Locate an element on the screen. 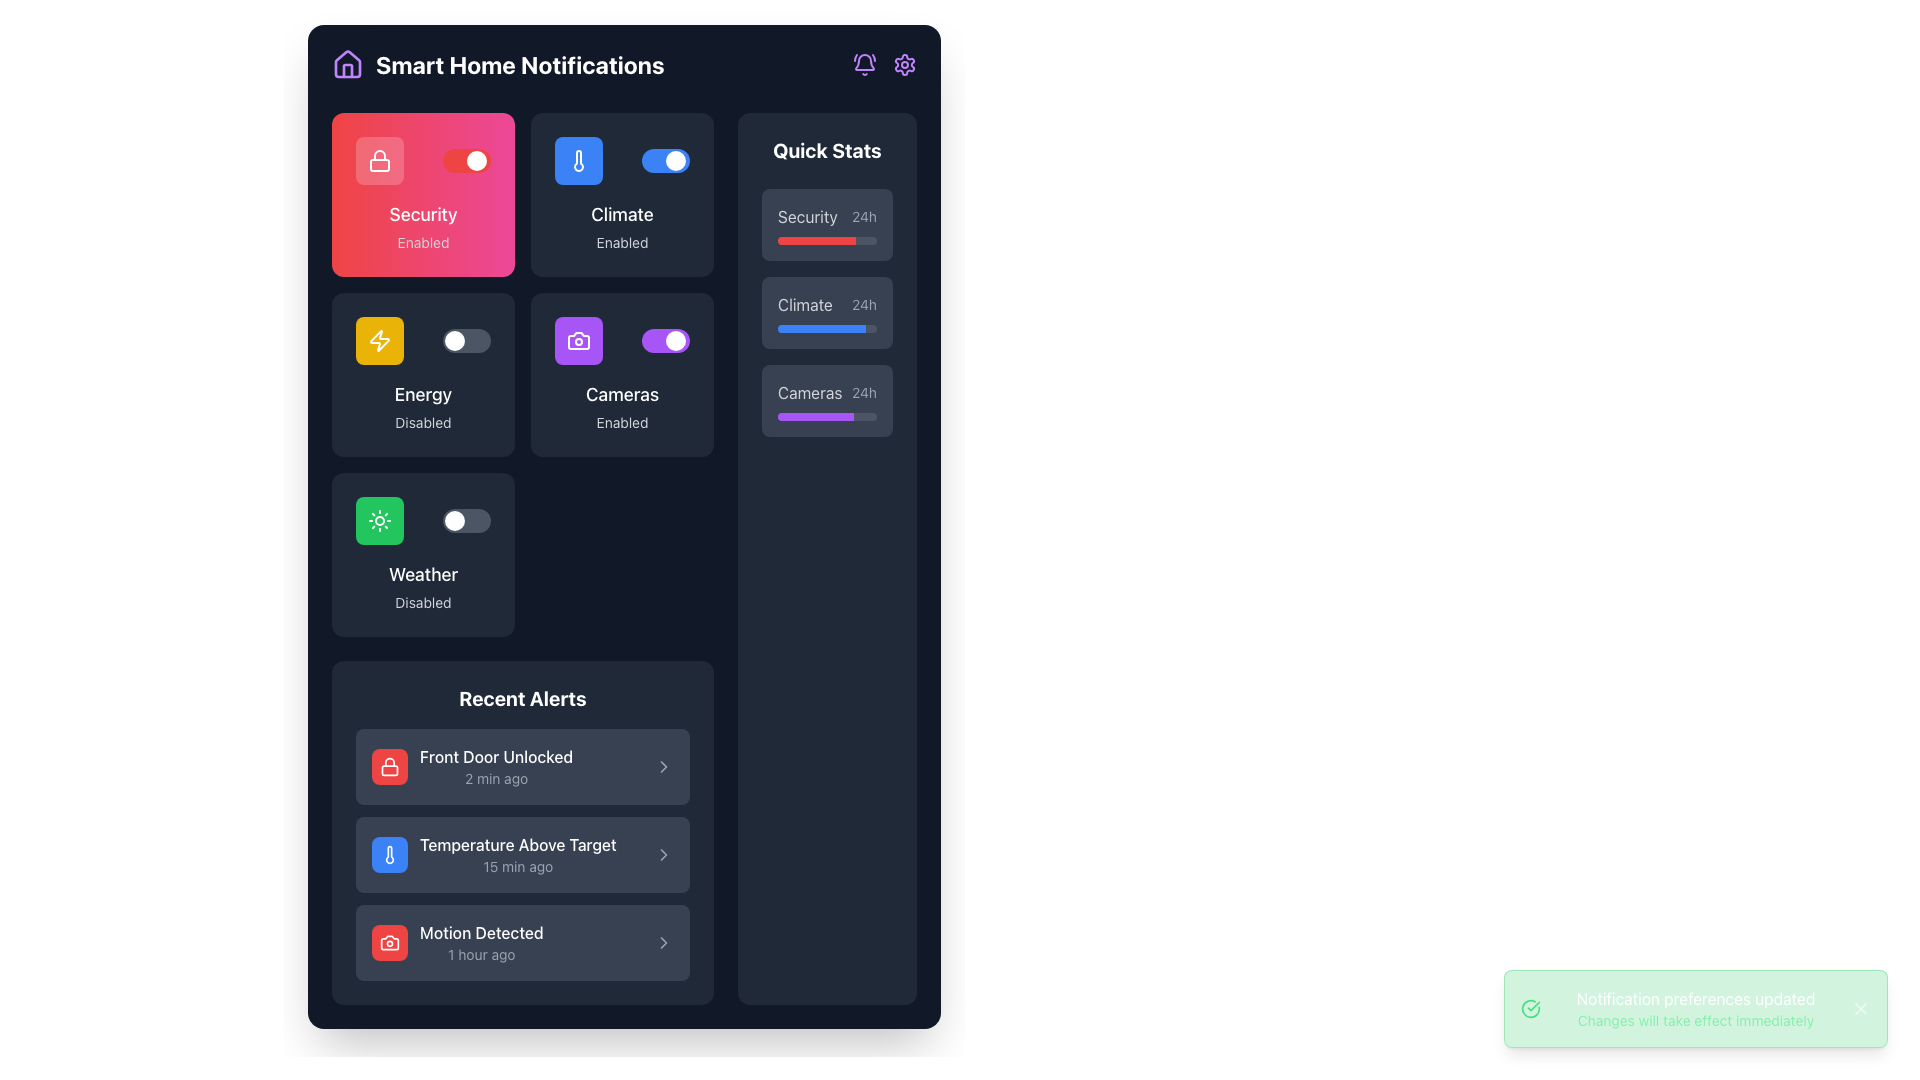 This screenshot has height=1080, width=1920. the text label displaying 'Front Door Unlocked' in white font within the 'Recent Alerts' section, which is positioned at the bottom of the layout is located at coordinates (496, 756).